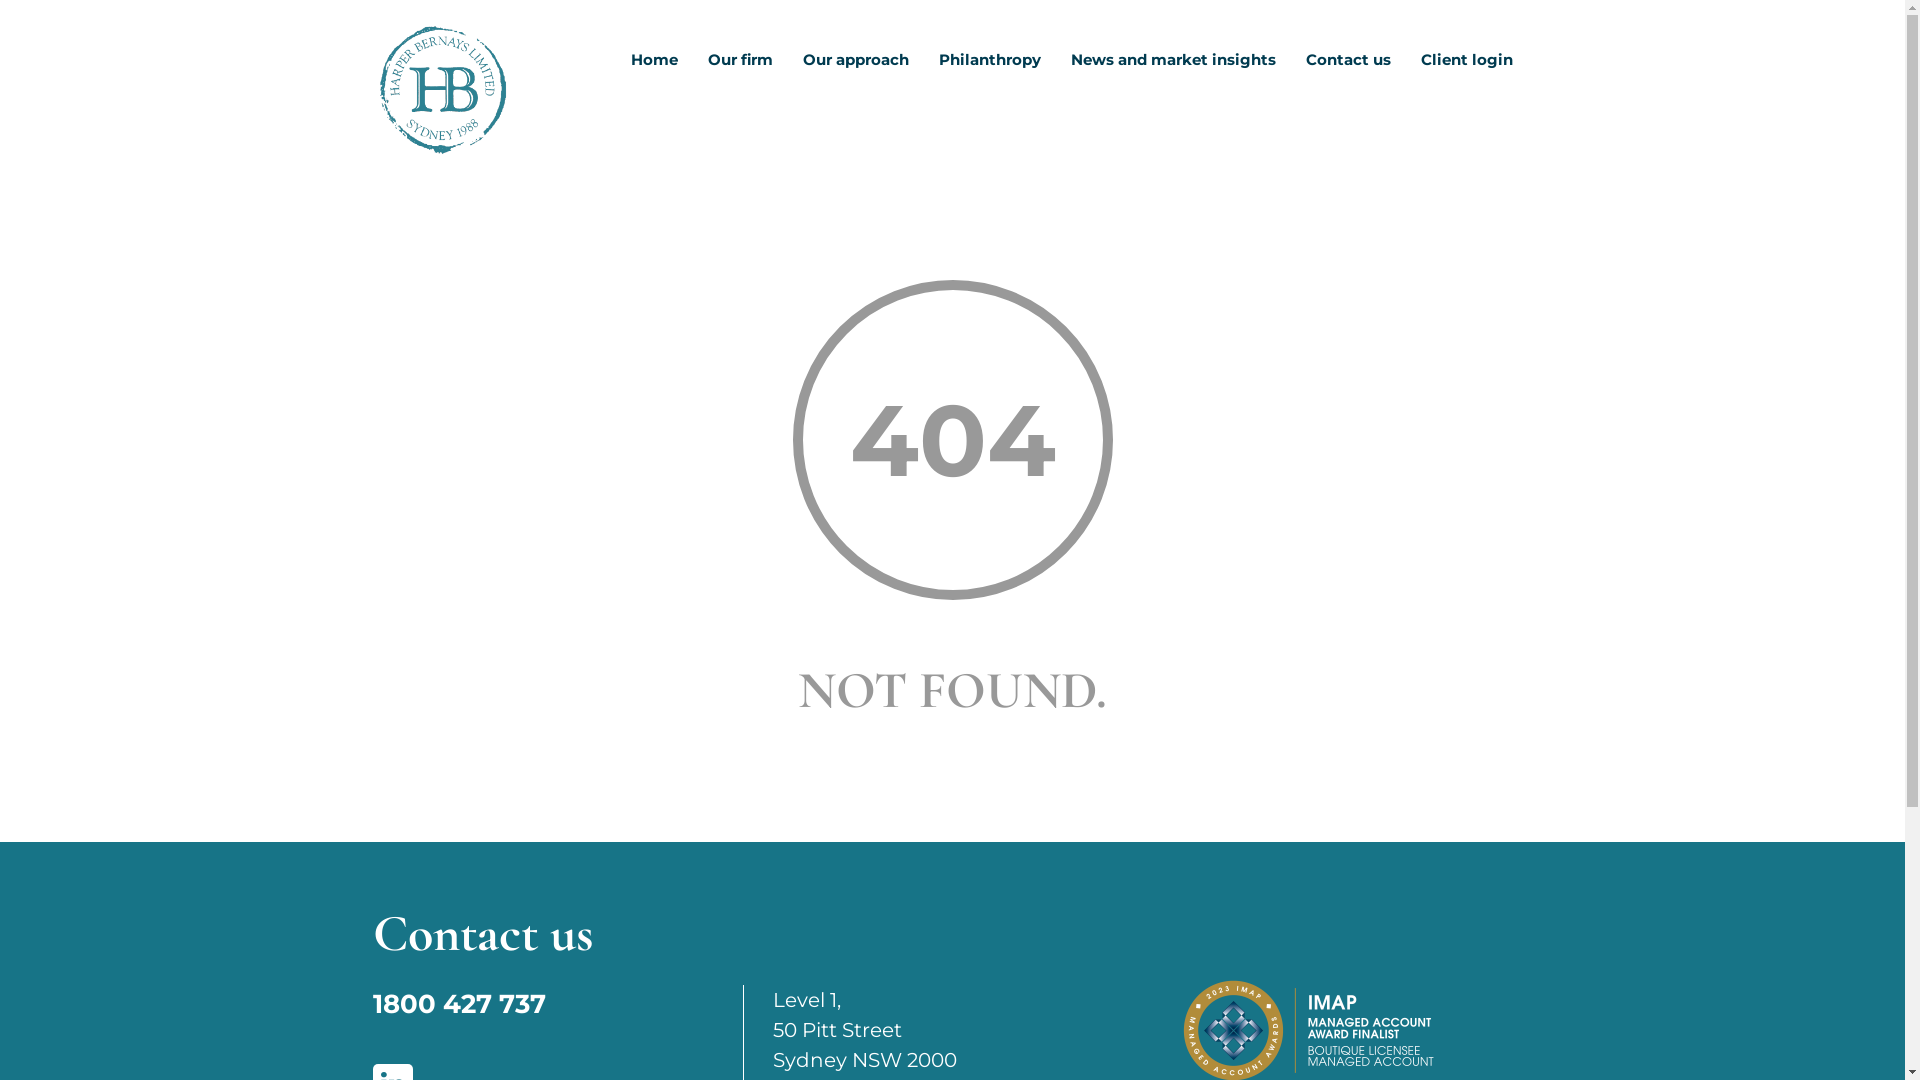 This screenshot has width=1920, height=1080. I want to click on 'Client login', so click(1467, 65).